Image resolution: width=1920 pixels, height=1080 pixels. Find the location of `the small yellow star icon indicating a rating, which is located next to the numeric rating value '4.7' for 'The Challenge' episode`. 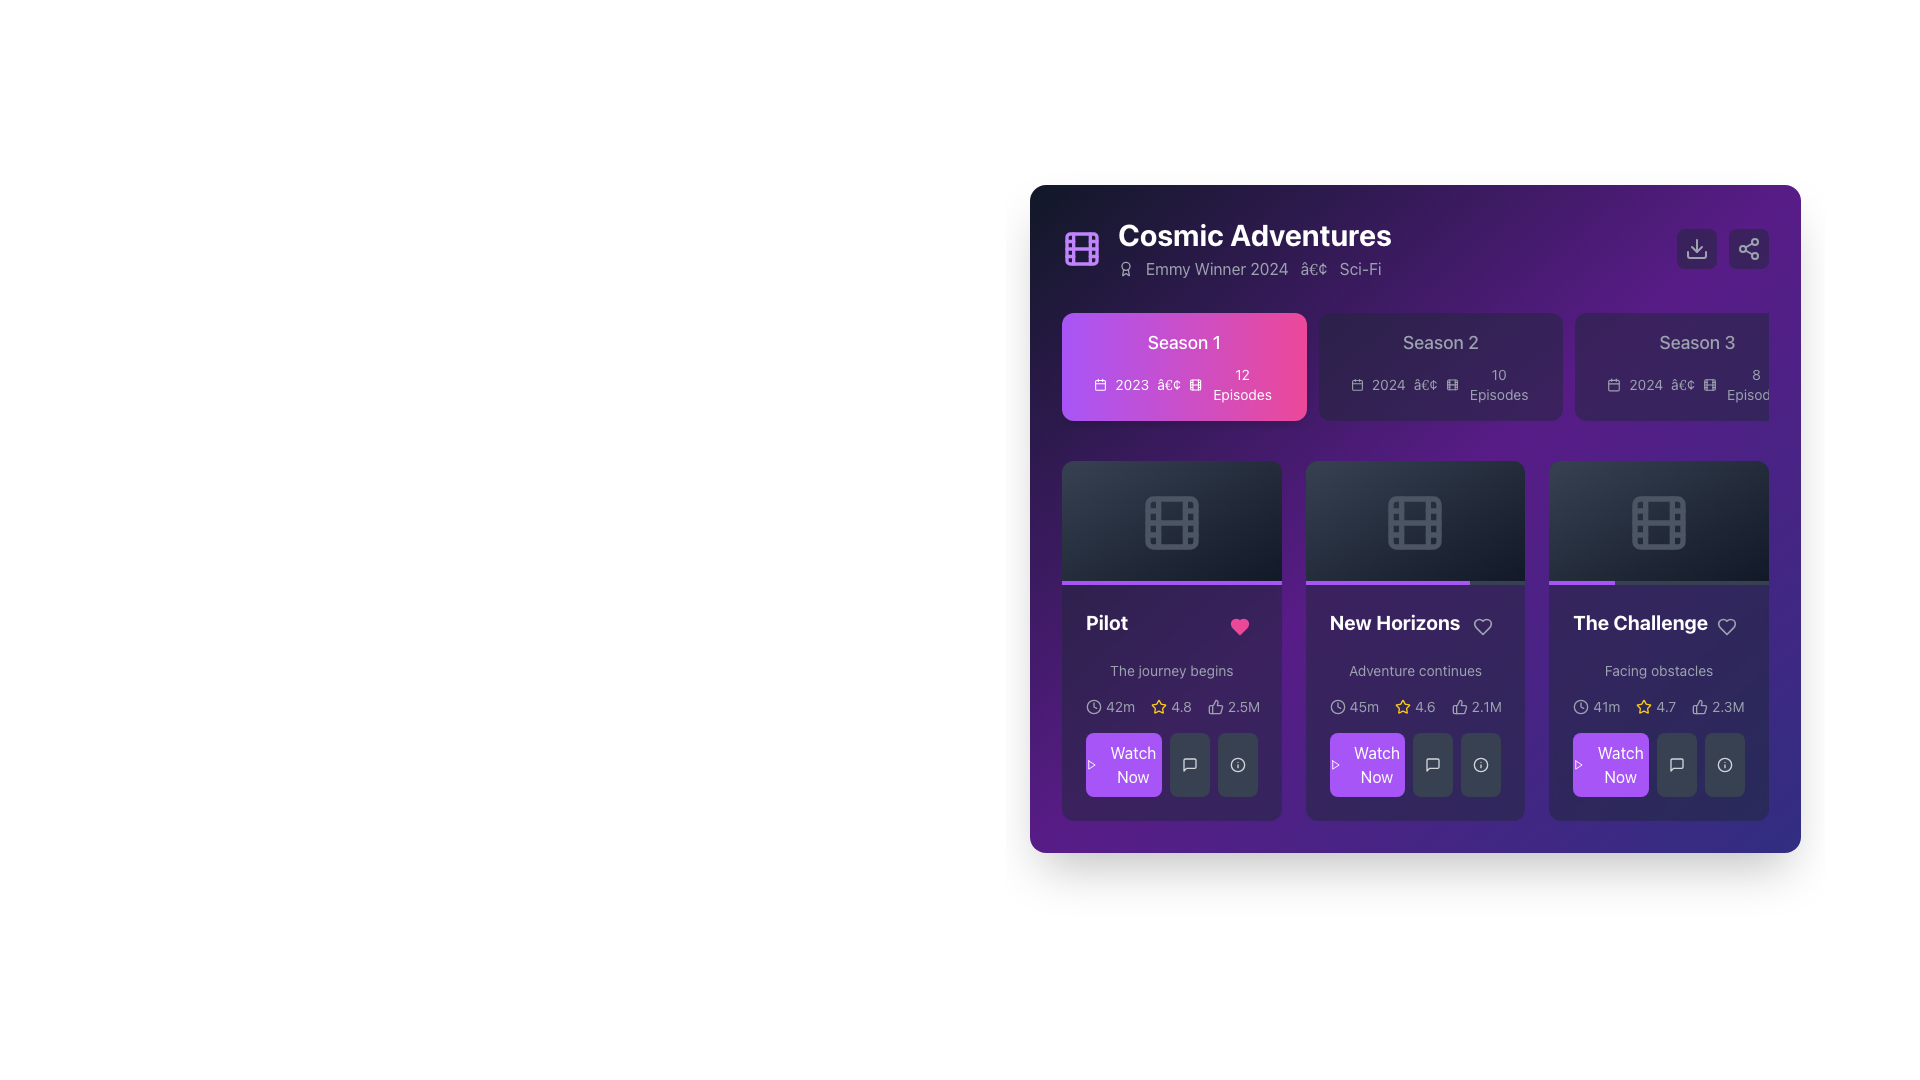

the small yellow star icon indicating a rating, which is located next to the numeric rating value '4.7' for 'The Challenge' episode is located at coordinates (1644, 705).